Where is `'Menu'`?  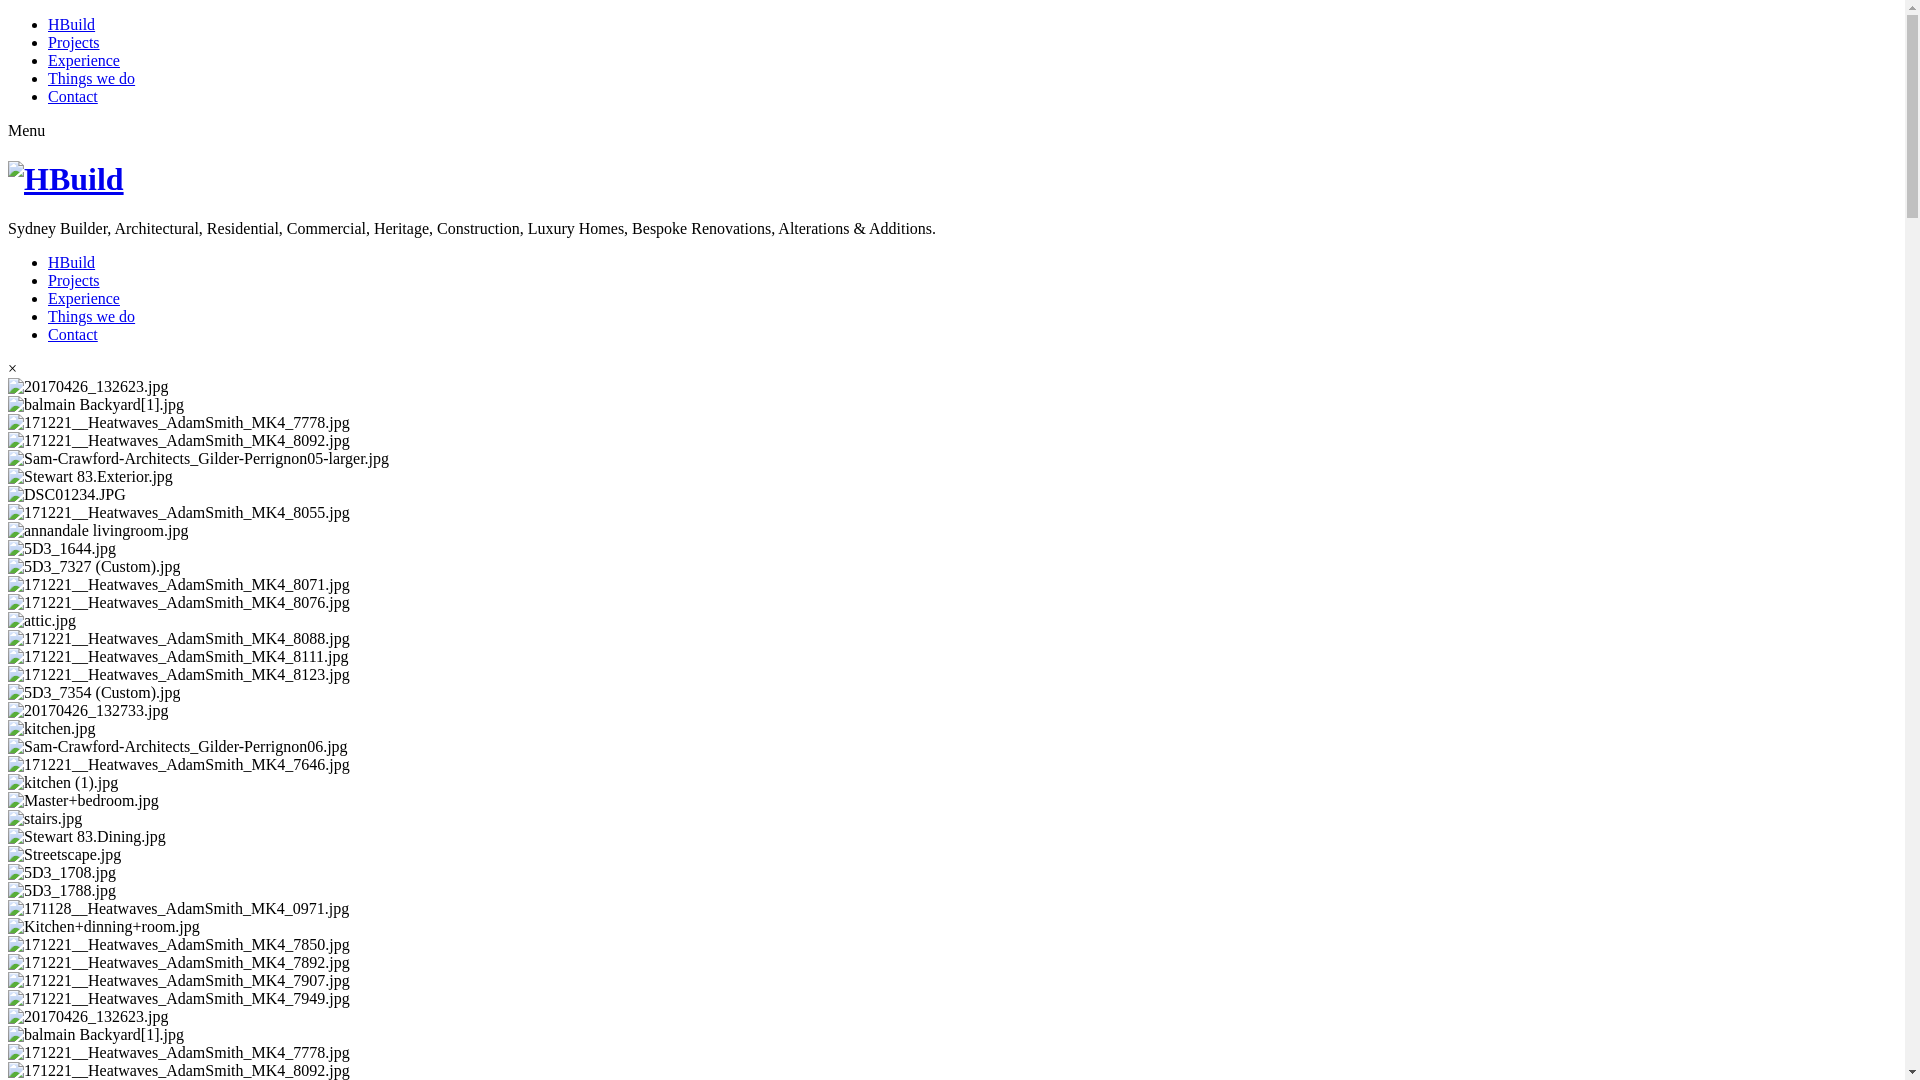
'Menu' is located at coordinates (26, 130).